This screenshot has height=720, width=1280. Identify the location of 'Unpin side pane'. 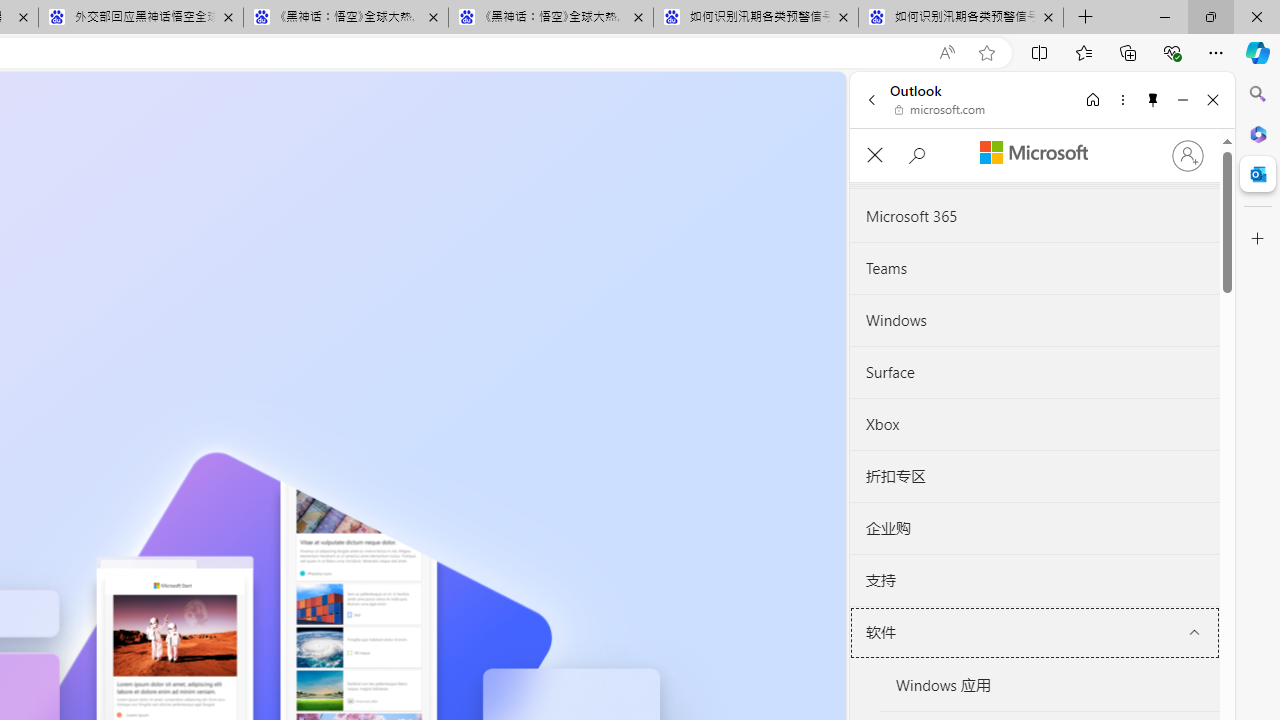
(1153, 99).